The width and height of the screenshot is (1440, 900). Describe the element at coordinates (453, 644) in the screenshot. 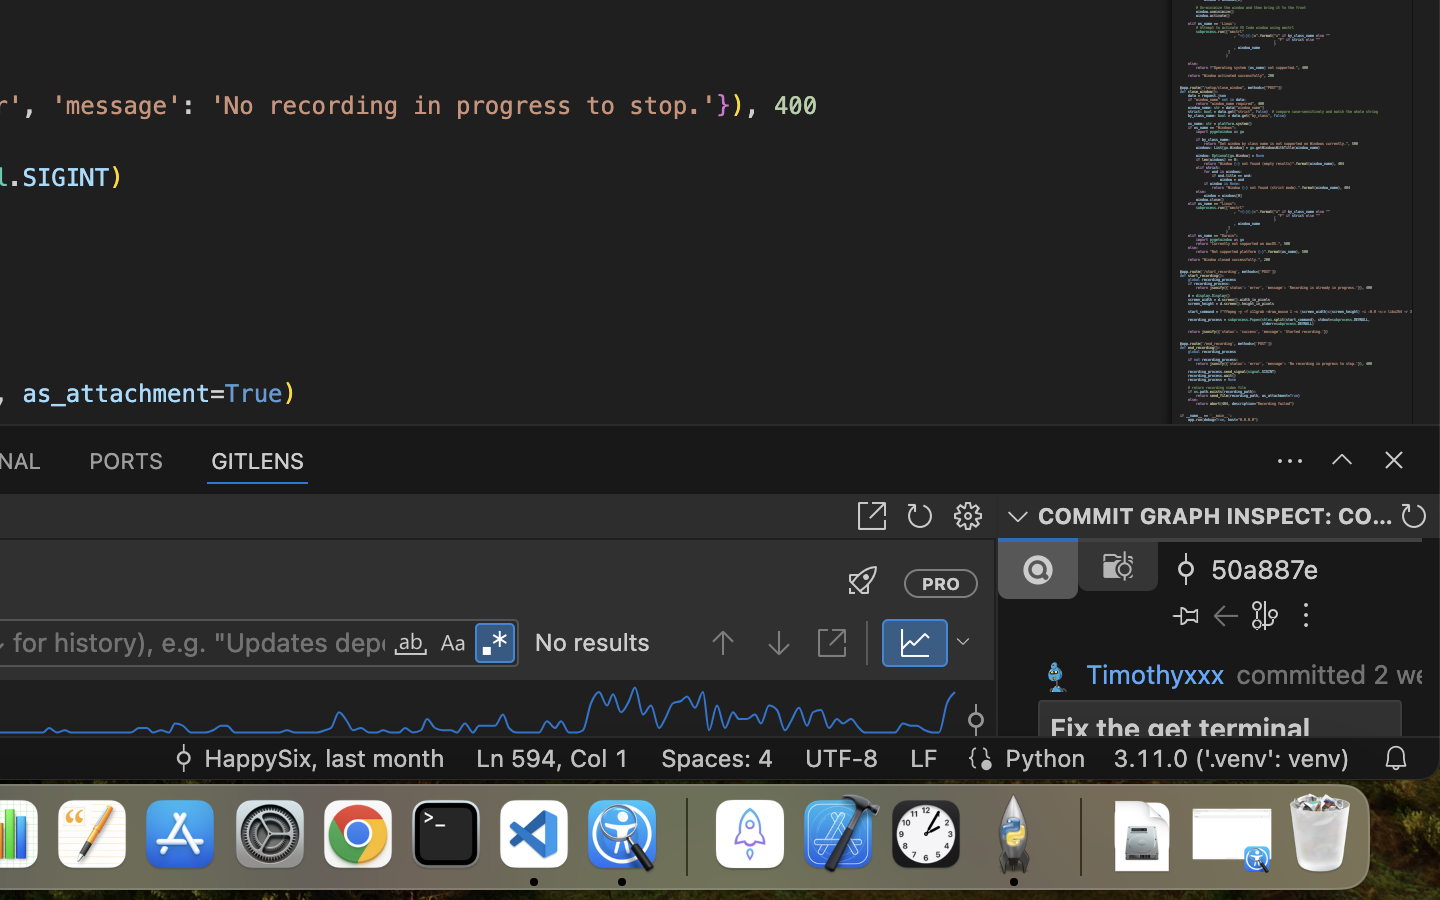

I see `''` at that location.